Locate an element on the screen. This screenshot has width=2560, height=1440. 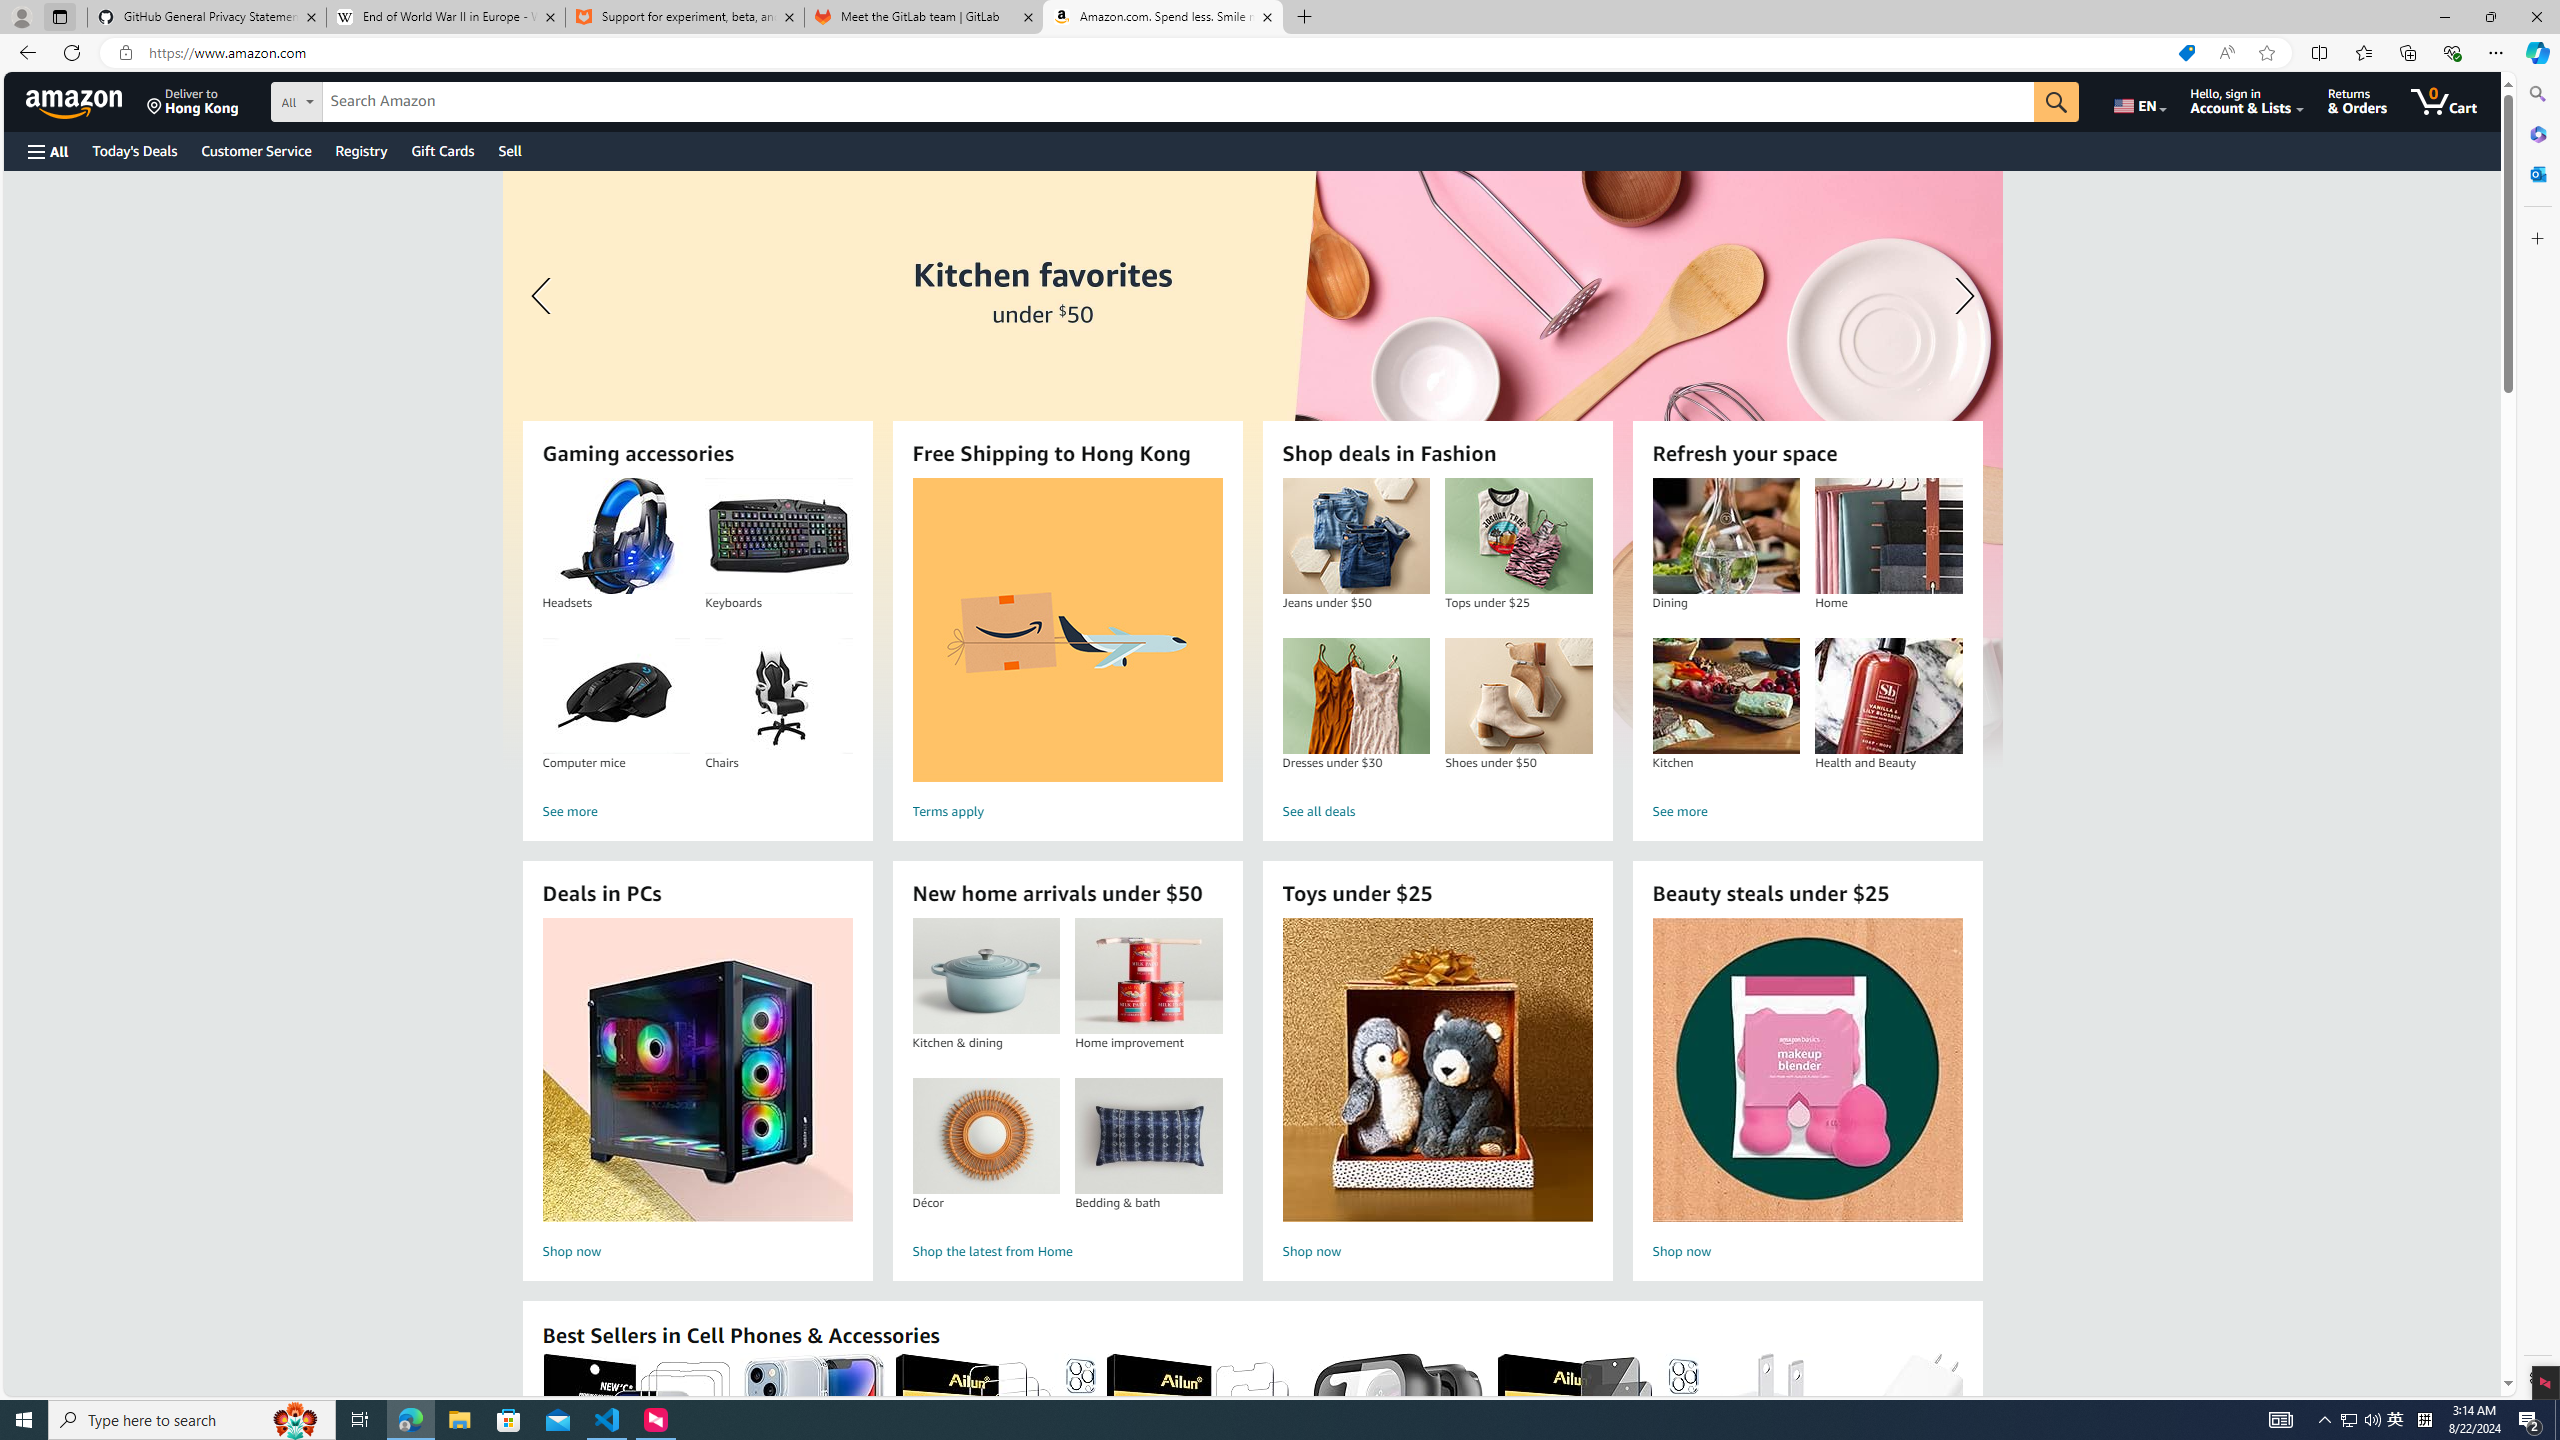
'Previous slide' is located at coordinates (543, 294).